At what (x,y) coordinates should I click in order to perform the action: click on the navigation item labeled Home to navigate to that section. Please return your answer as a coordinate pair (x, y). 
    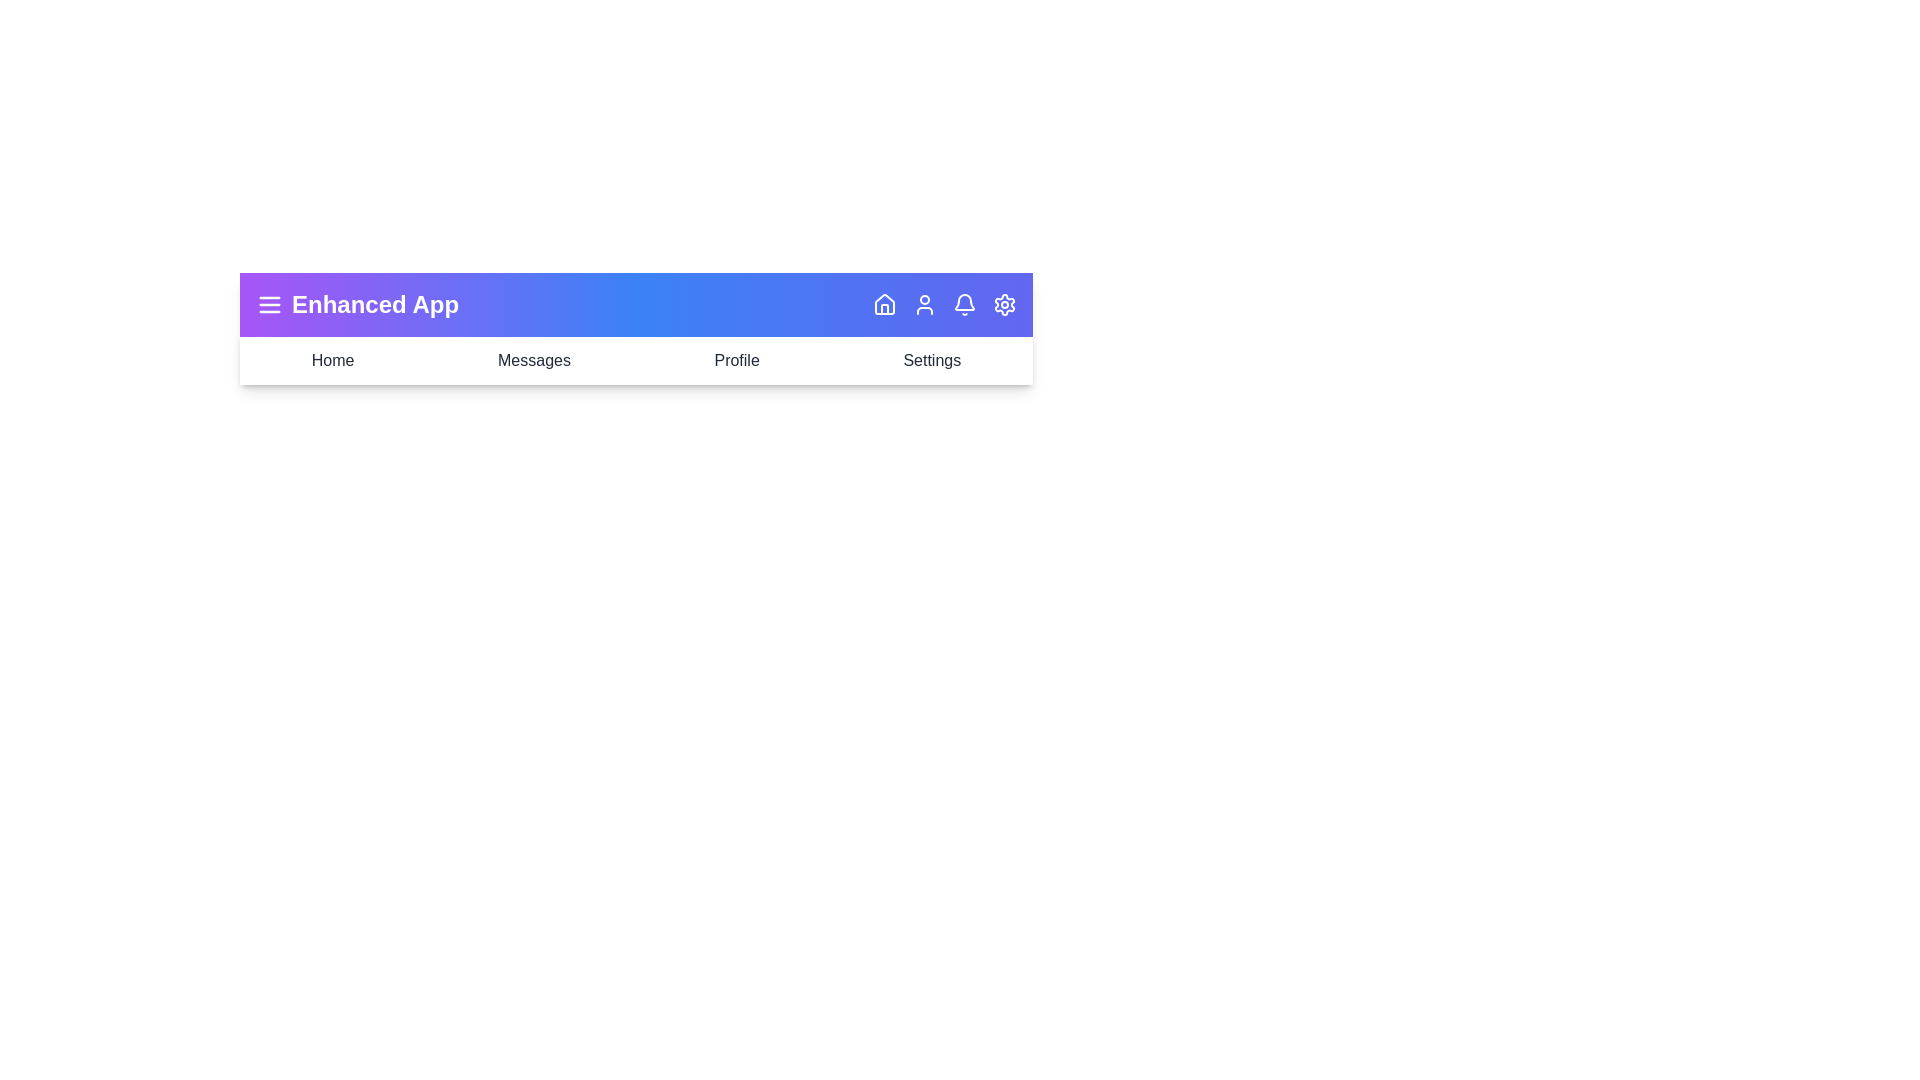
    Looking at the image, I should click on (332, 361).